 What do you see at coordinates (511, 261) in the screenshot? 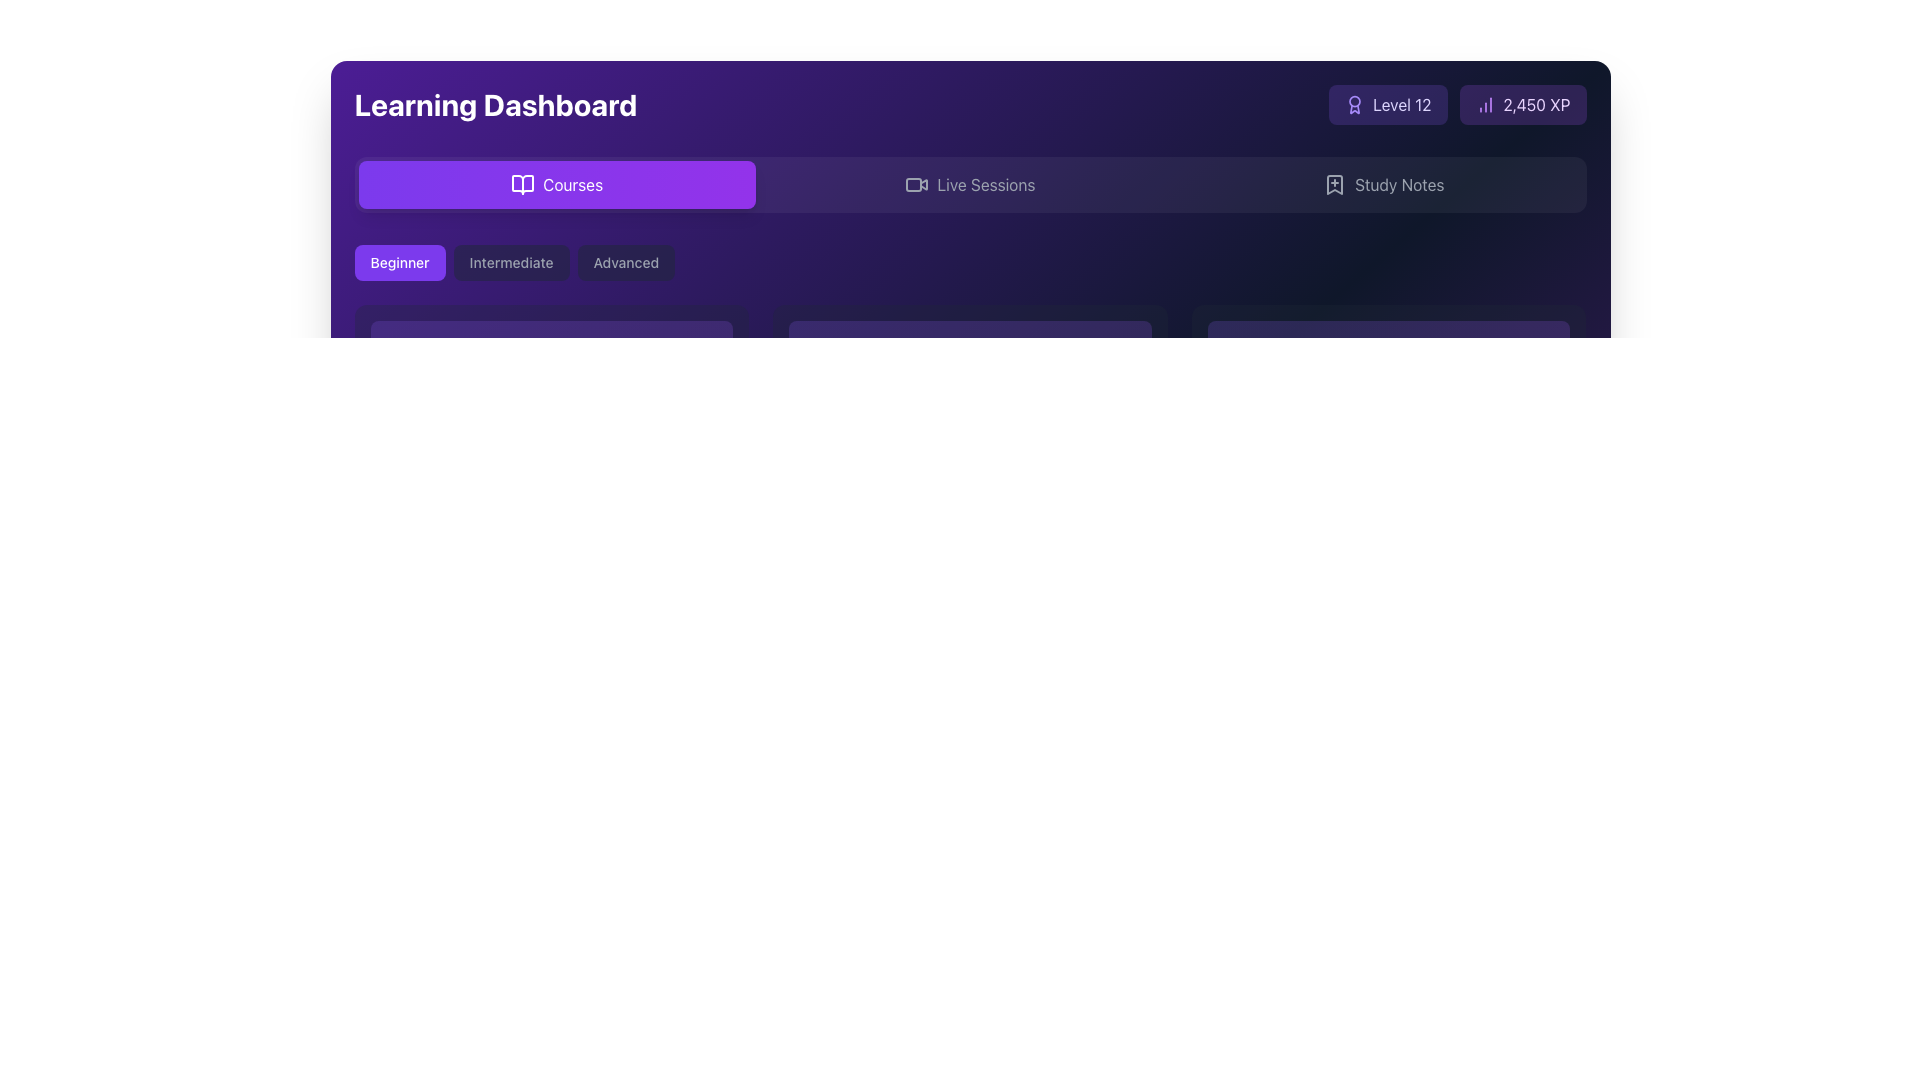
I see `the 'Intermediate' button, which is a rectangular button with rounded corners located between the 'Beginner' and 'Advanced' buttons beneath the 'Learning Dashboard' header` at bounding box center [511, 261].